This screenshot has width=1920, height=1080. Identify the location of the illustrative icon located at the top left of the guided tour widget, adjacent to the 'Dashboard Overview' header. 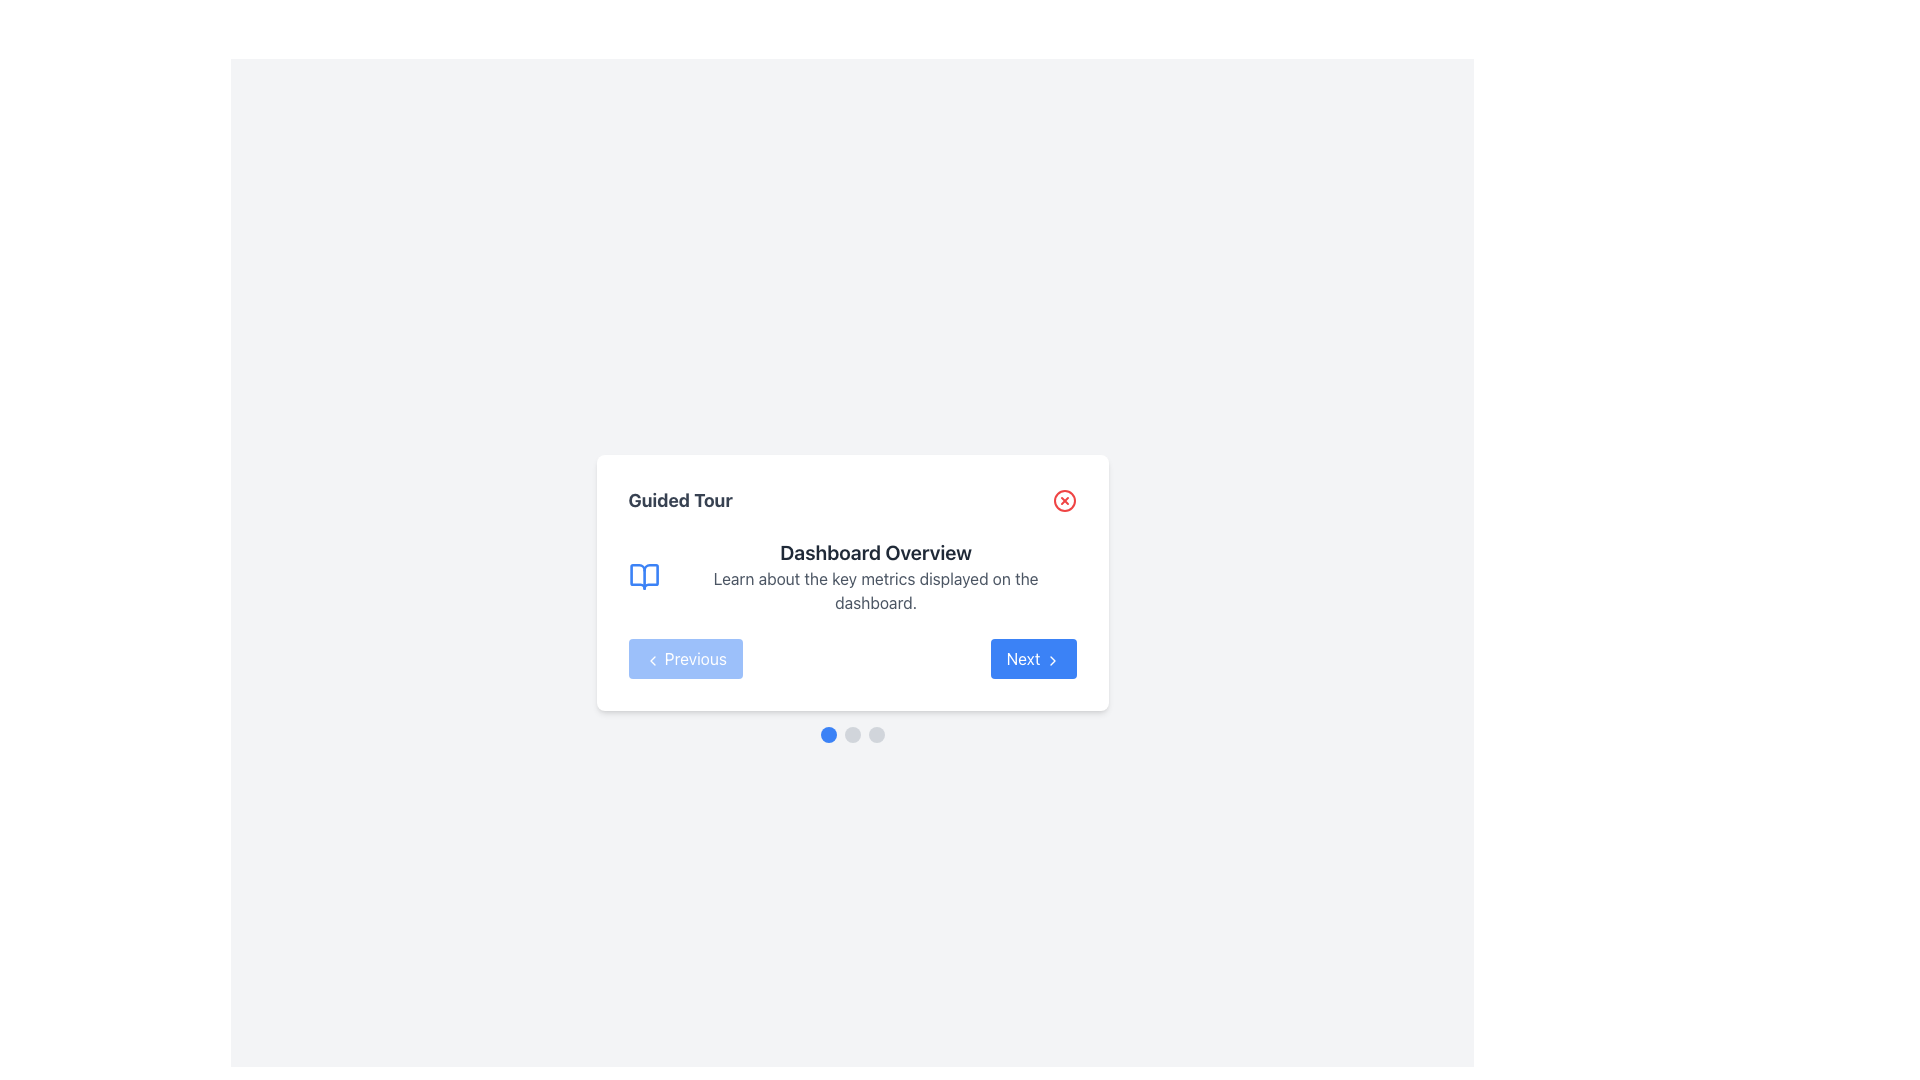
(644, 577).